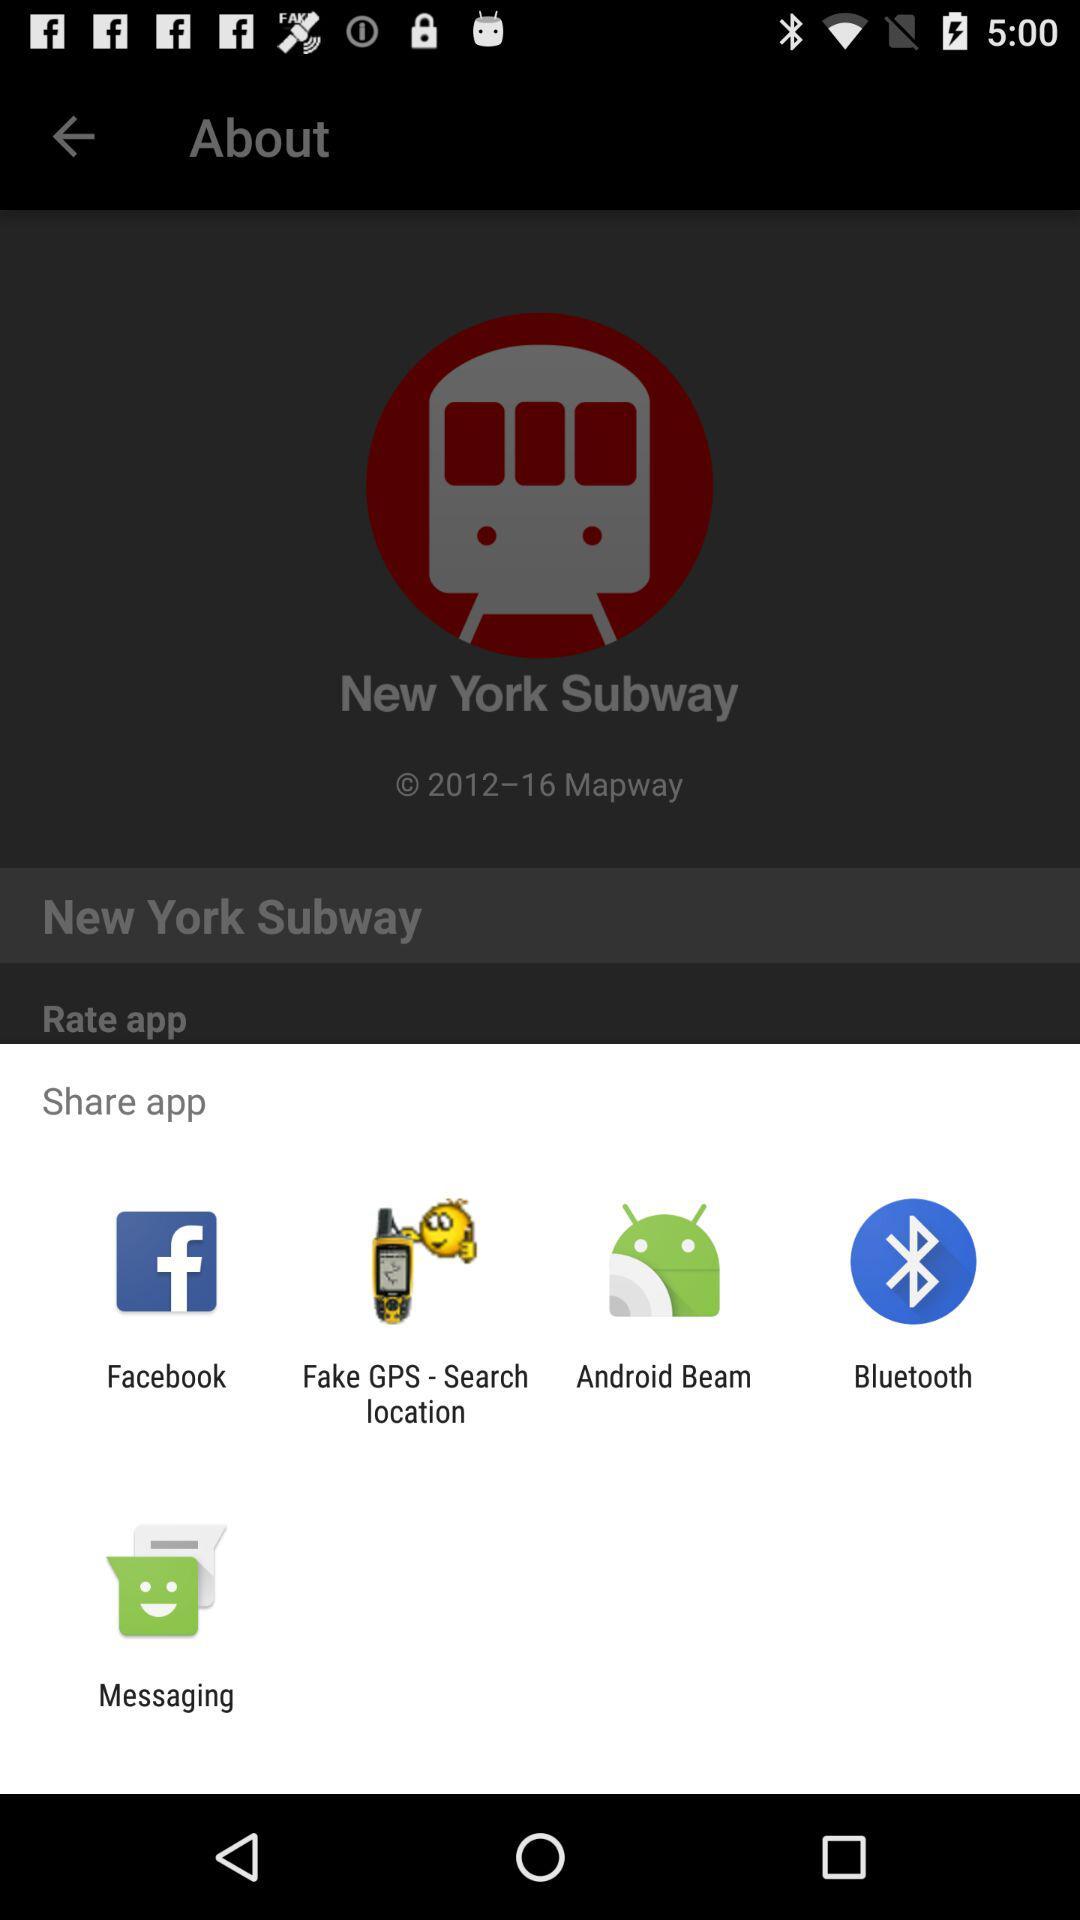 This screenshot has height=1920, width=1080. What do you see at coordinates (414, 1392) in the screenshot?
I see `item to the left of the android beam icon` at bounding box center [414, 1392].